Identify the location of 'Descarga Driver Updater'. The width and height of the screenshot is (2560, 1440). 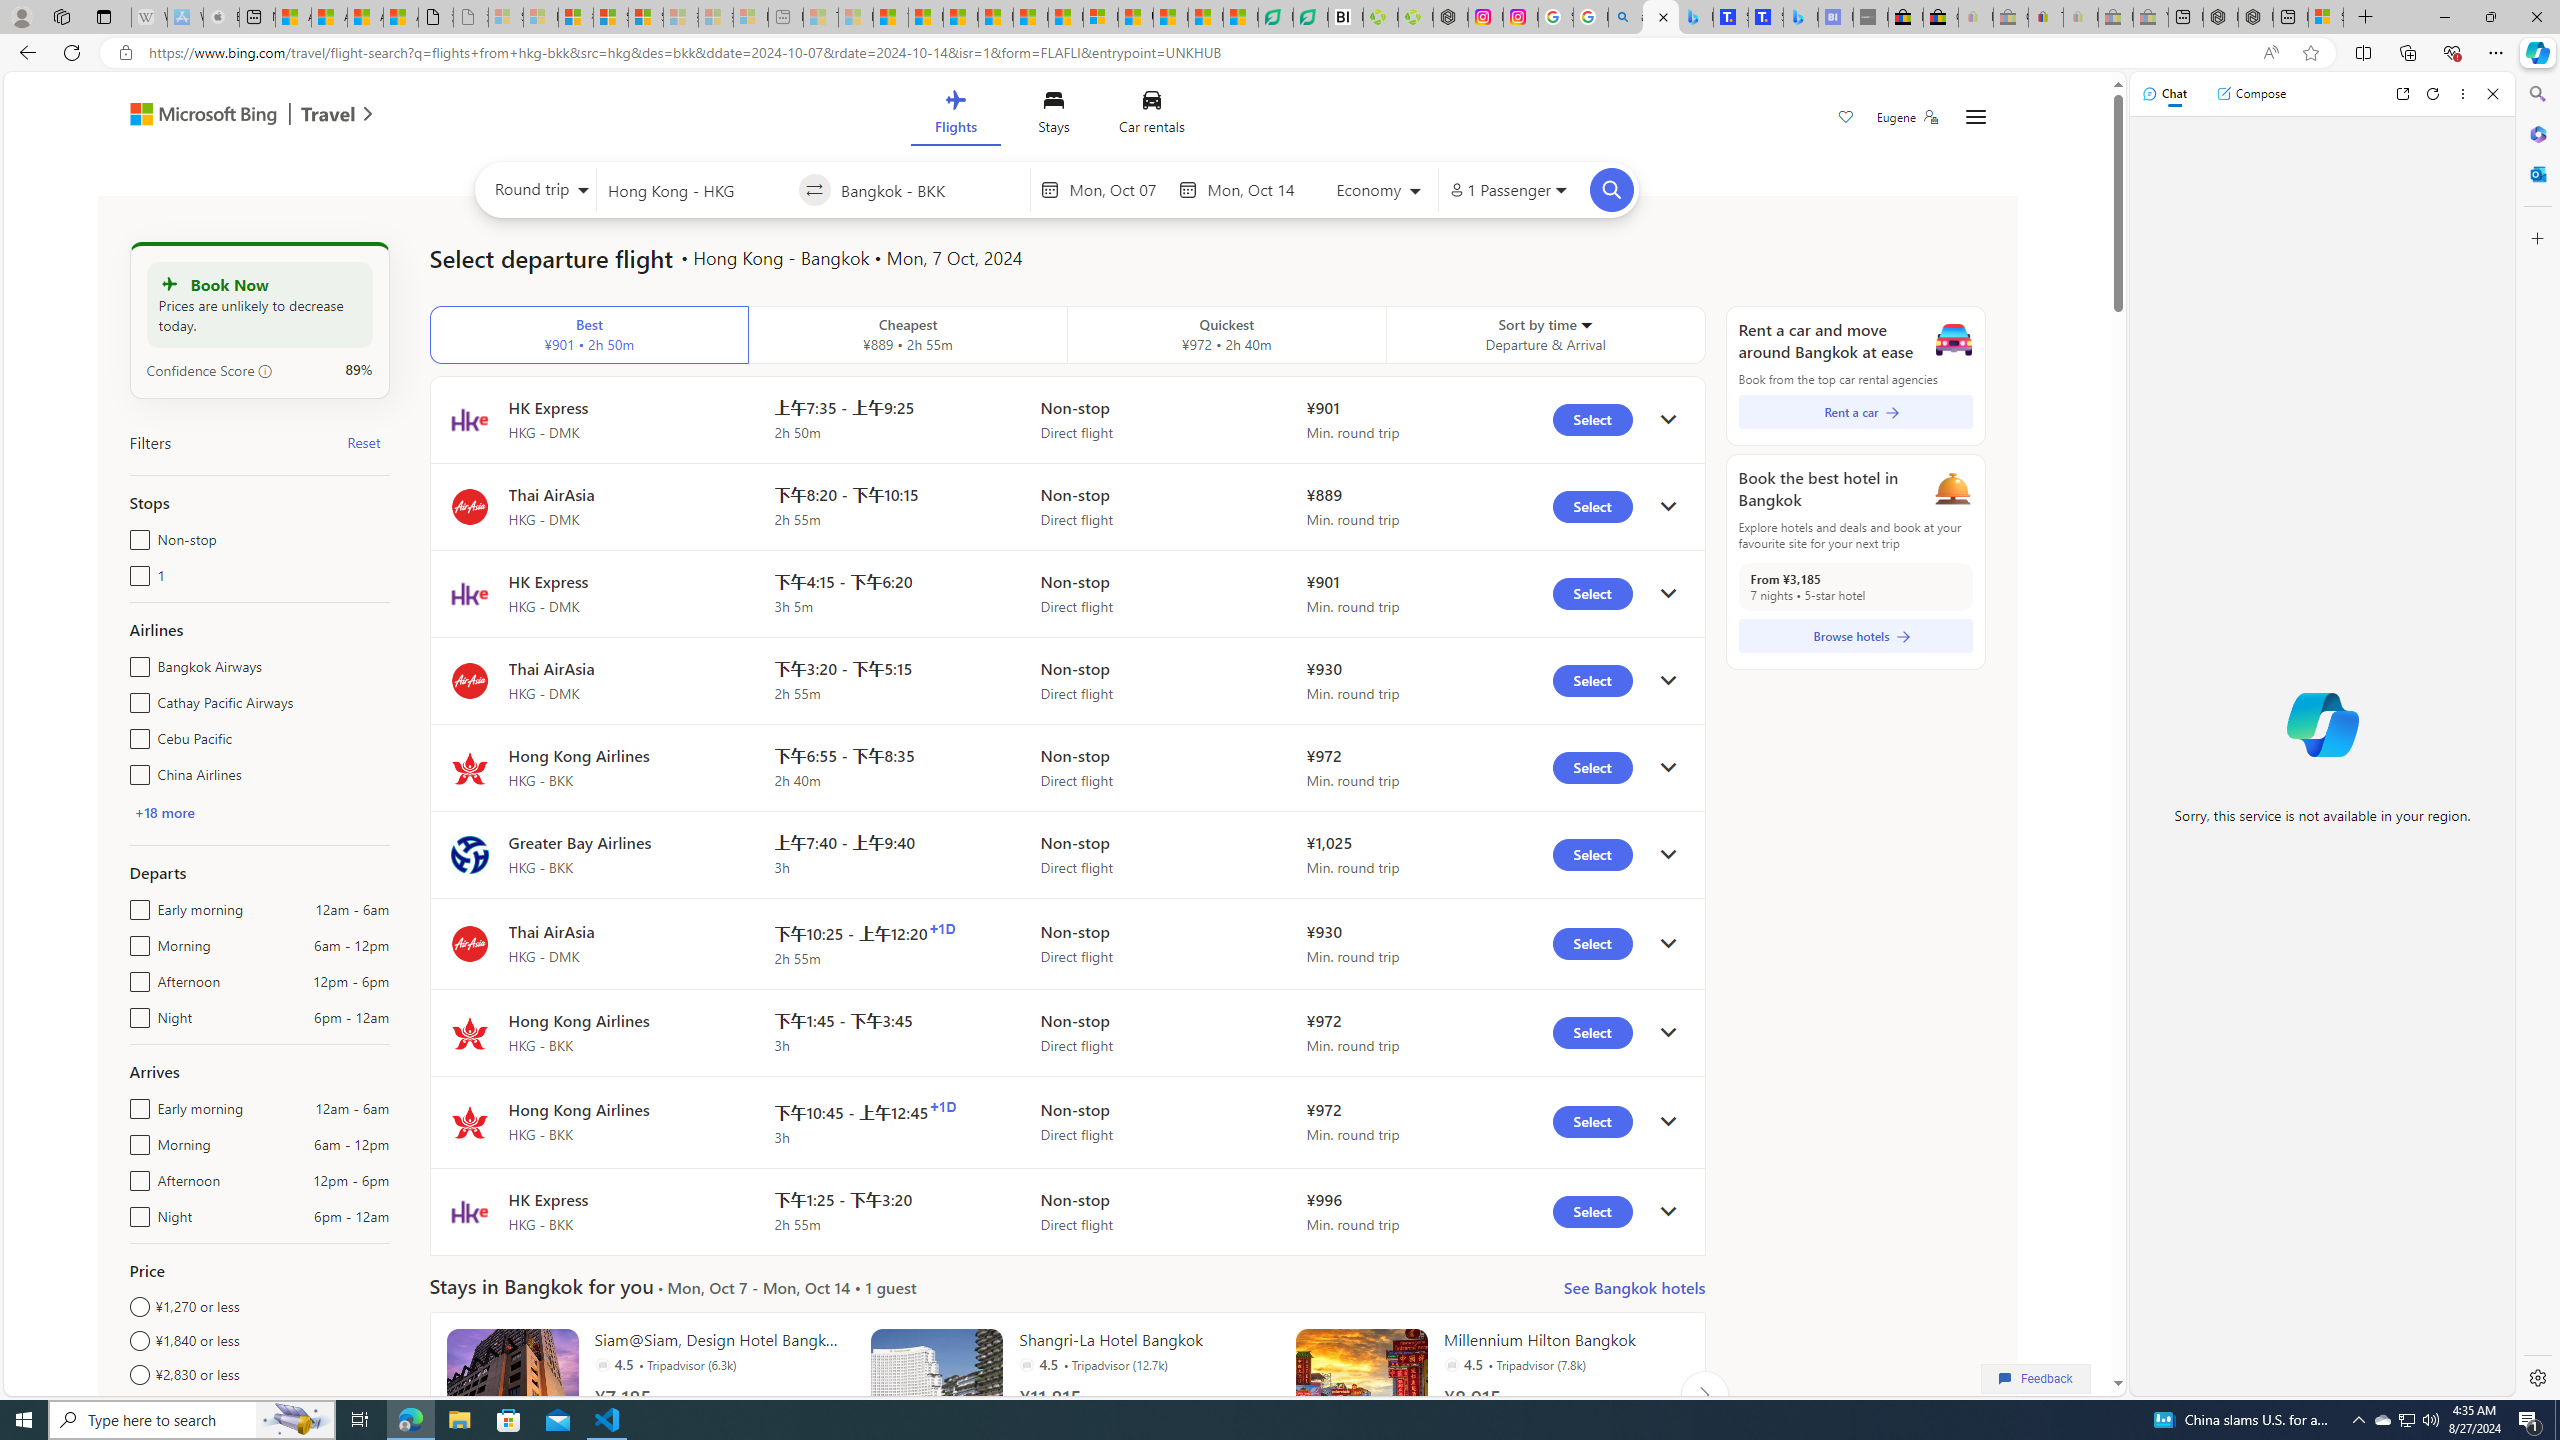
(1414, 16).